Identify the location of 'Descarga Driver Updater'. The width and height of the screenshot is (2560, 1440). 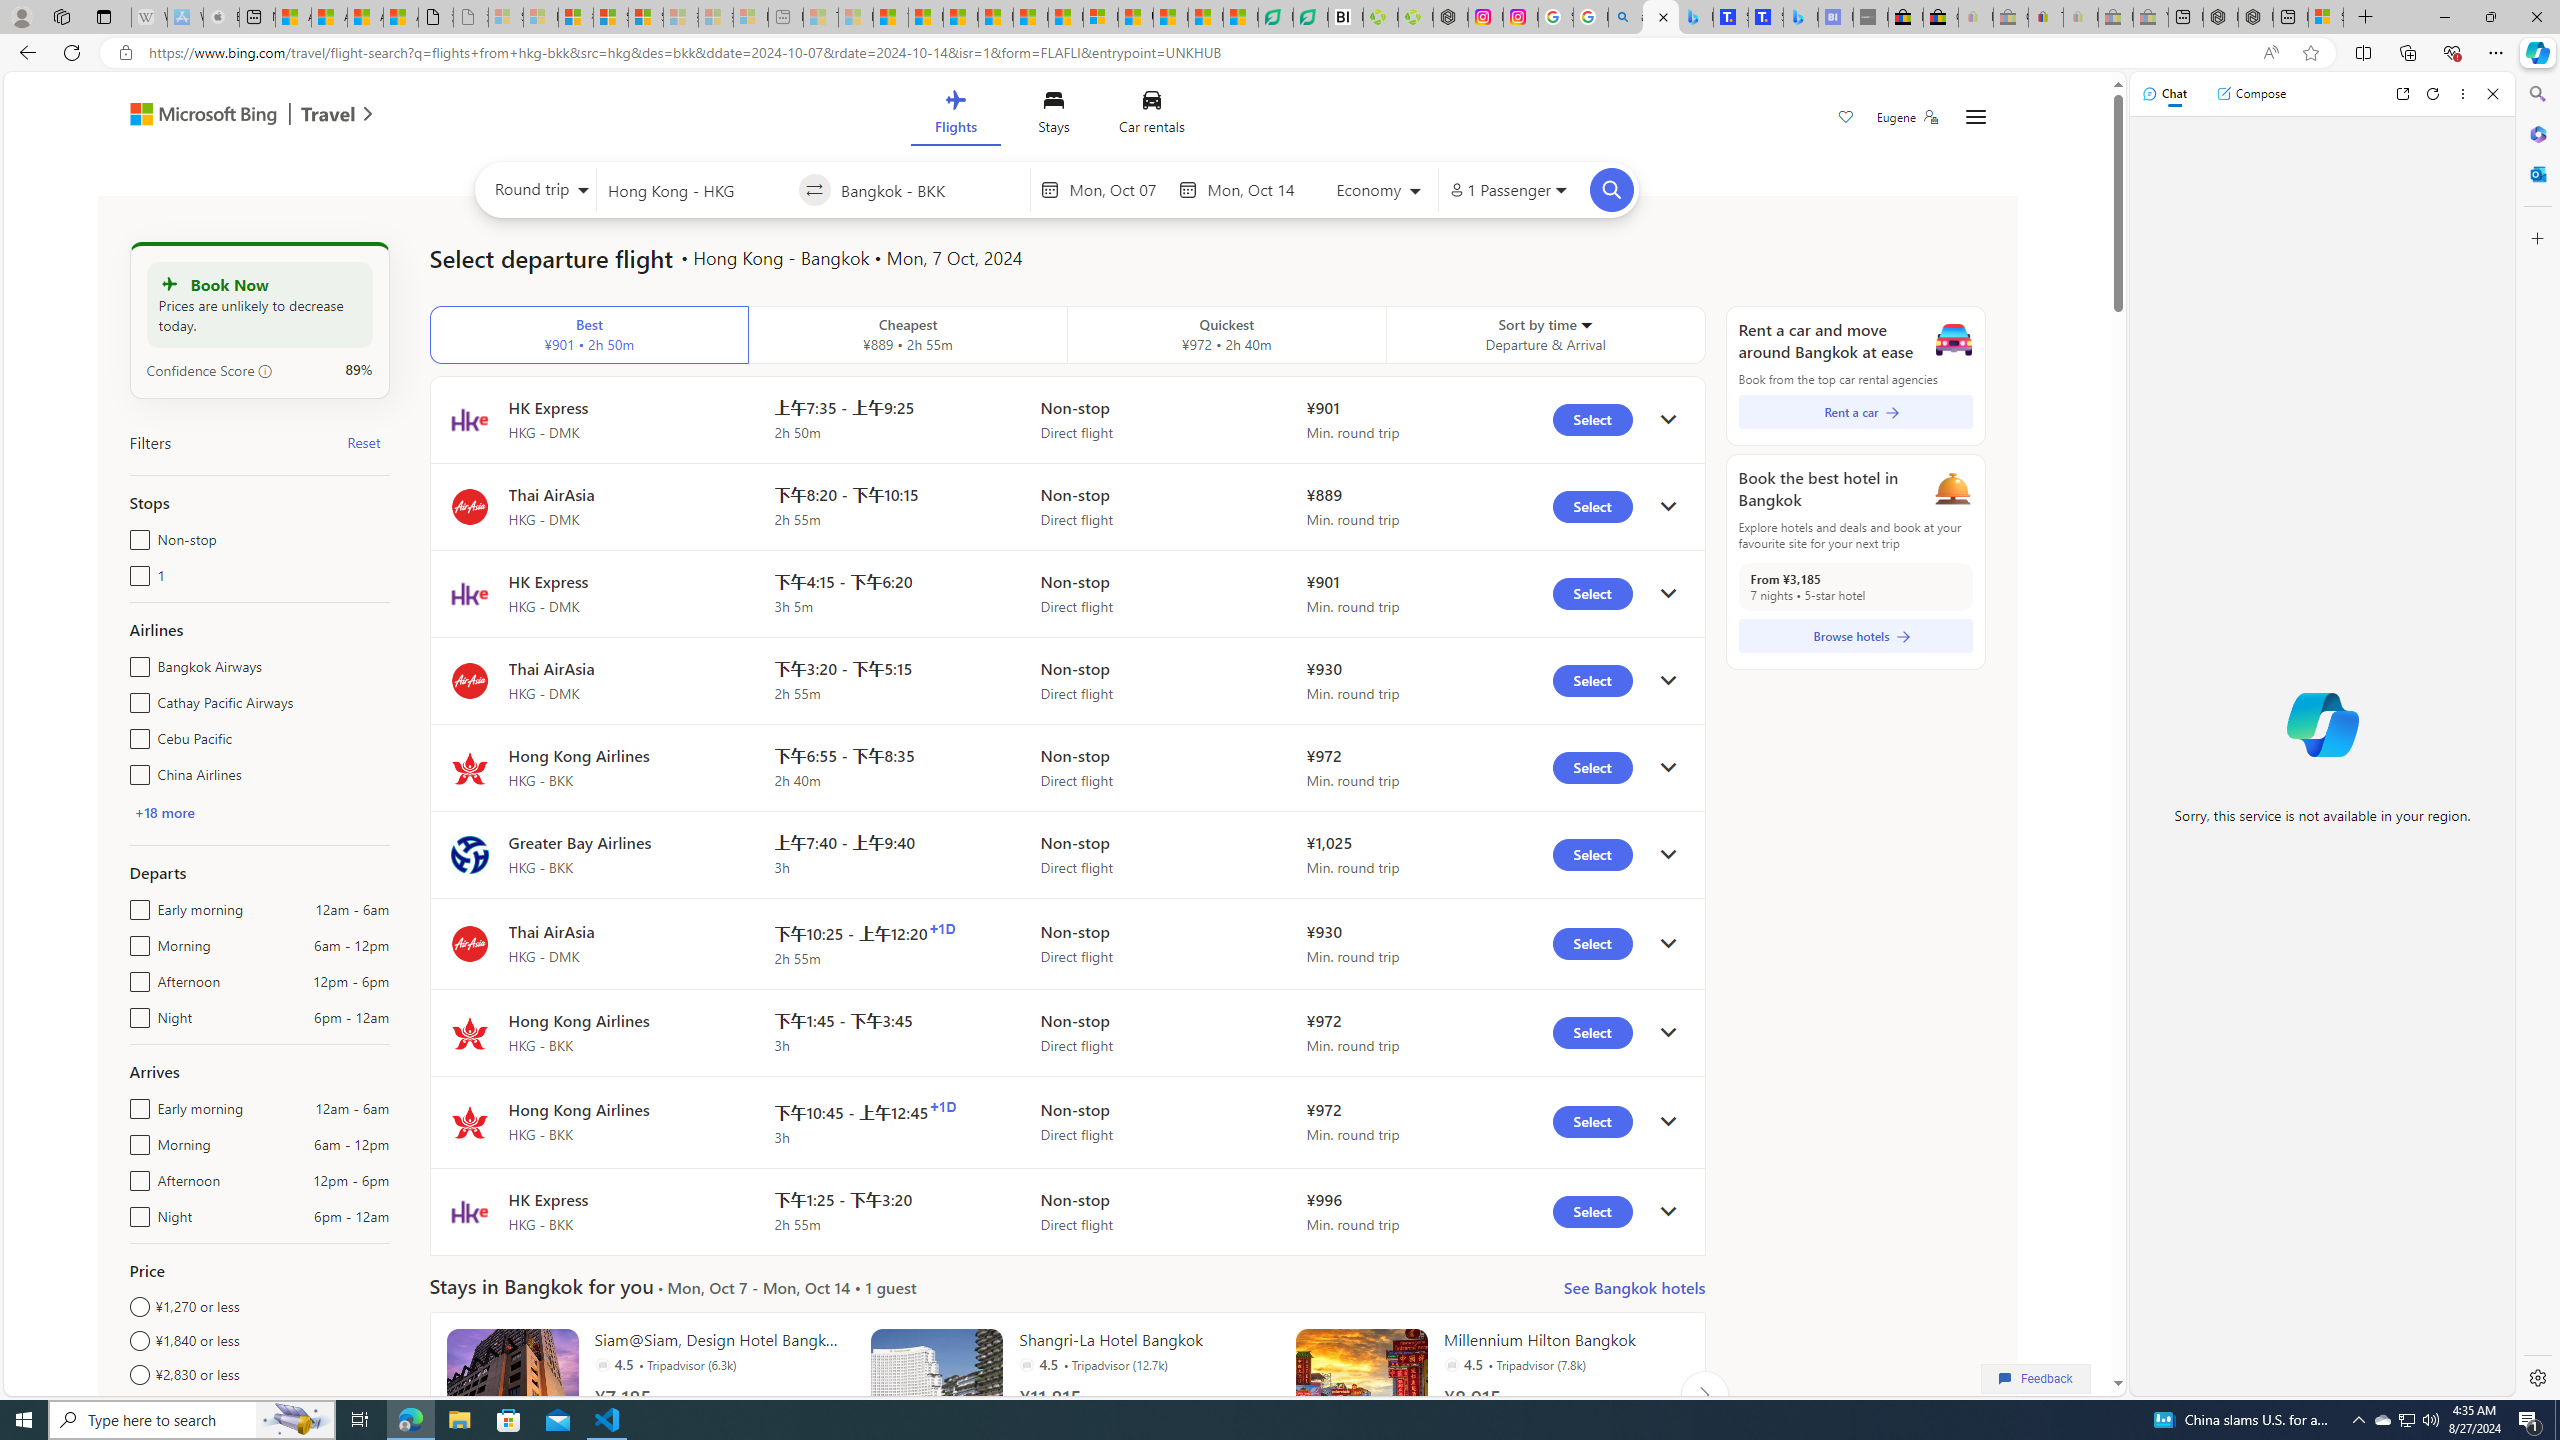
(1414, 16).